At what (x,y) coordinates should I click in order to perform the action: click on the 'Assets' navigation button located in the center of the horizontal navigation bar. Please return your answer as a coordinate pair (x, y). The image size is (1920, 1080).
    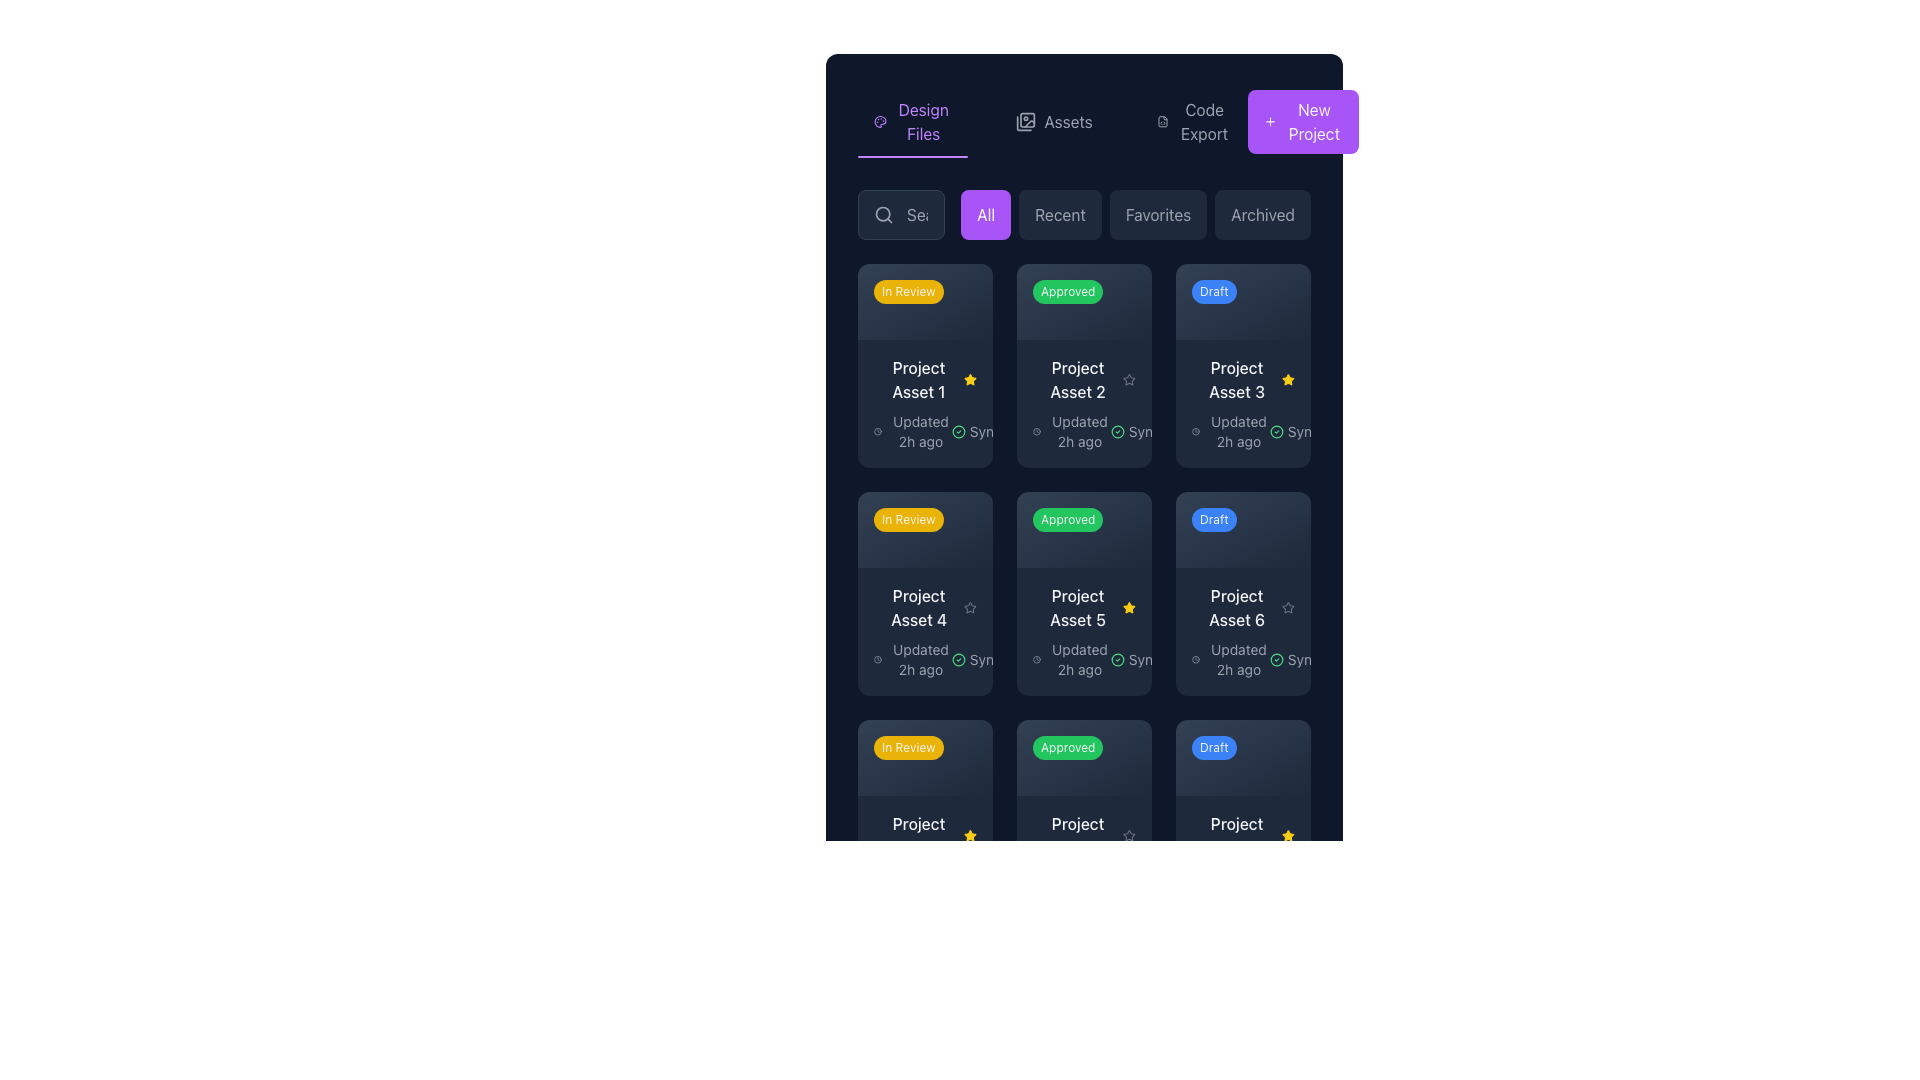
    Looking at the image, I should click on (1053, 122).